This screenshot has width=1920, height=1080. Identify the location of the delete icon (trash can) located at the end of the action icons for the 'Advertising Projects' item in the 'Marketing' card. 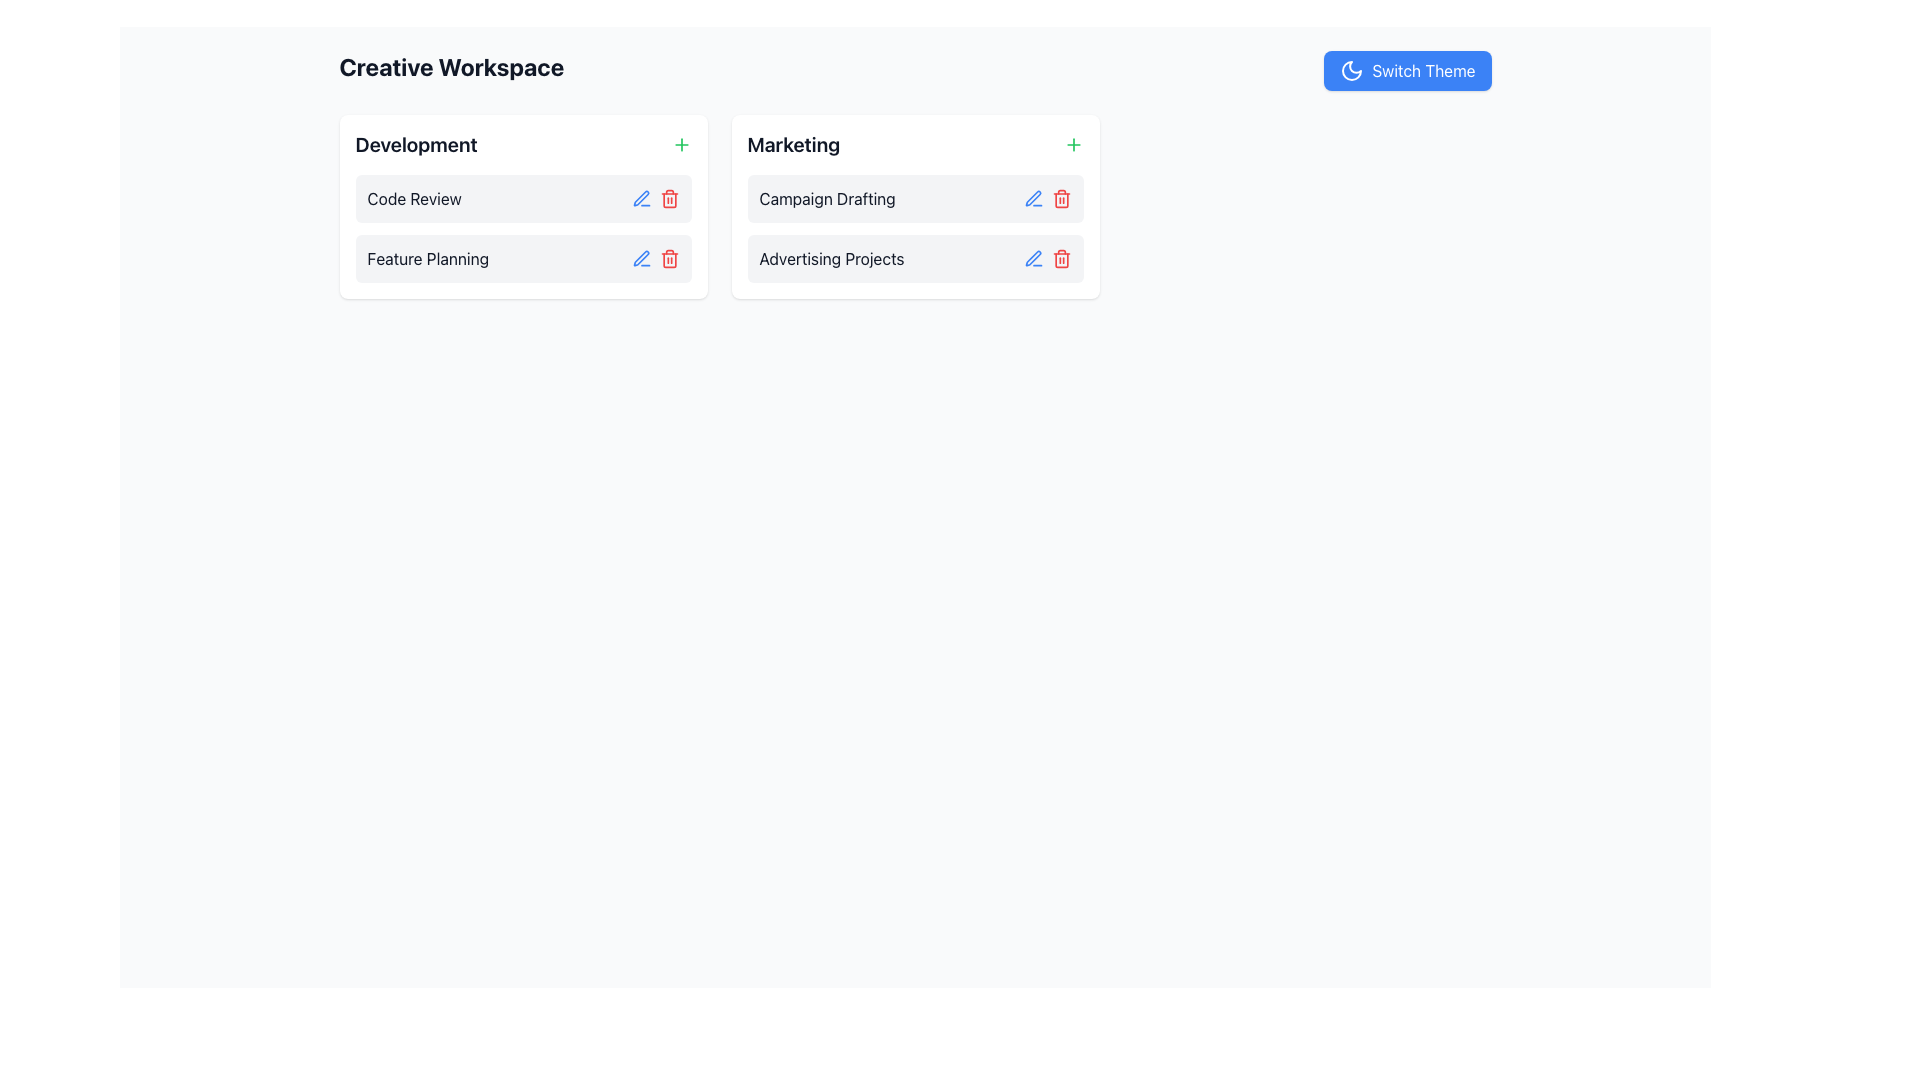
(1060, 257).